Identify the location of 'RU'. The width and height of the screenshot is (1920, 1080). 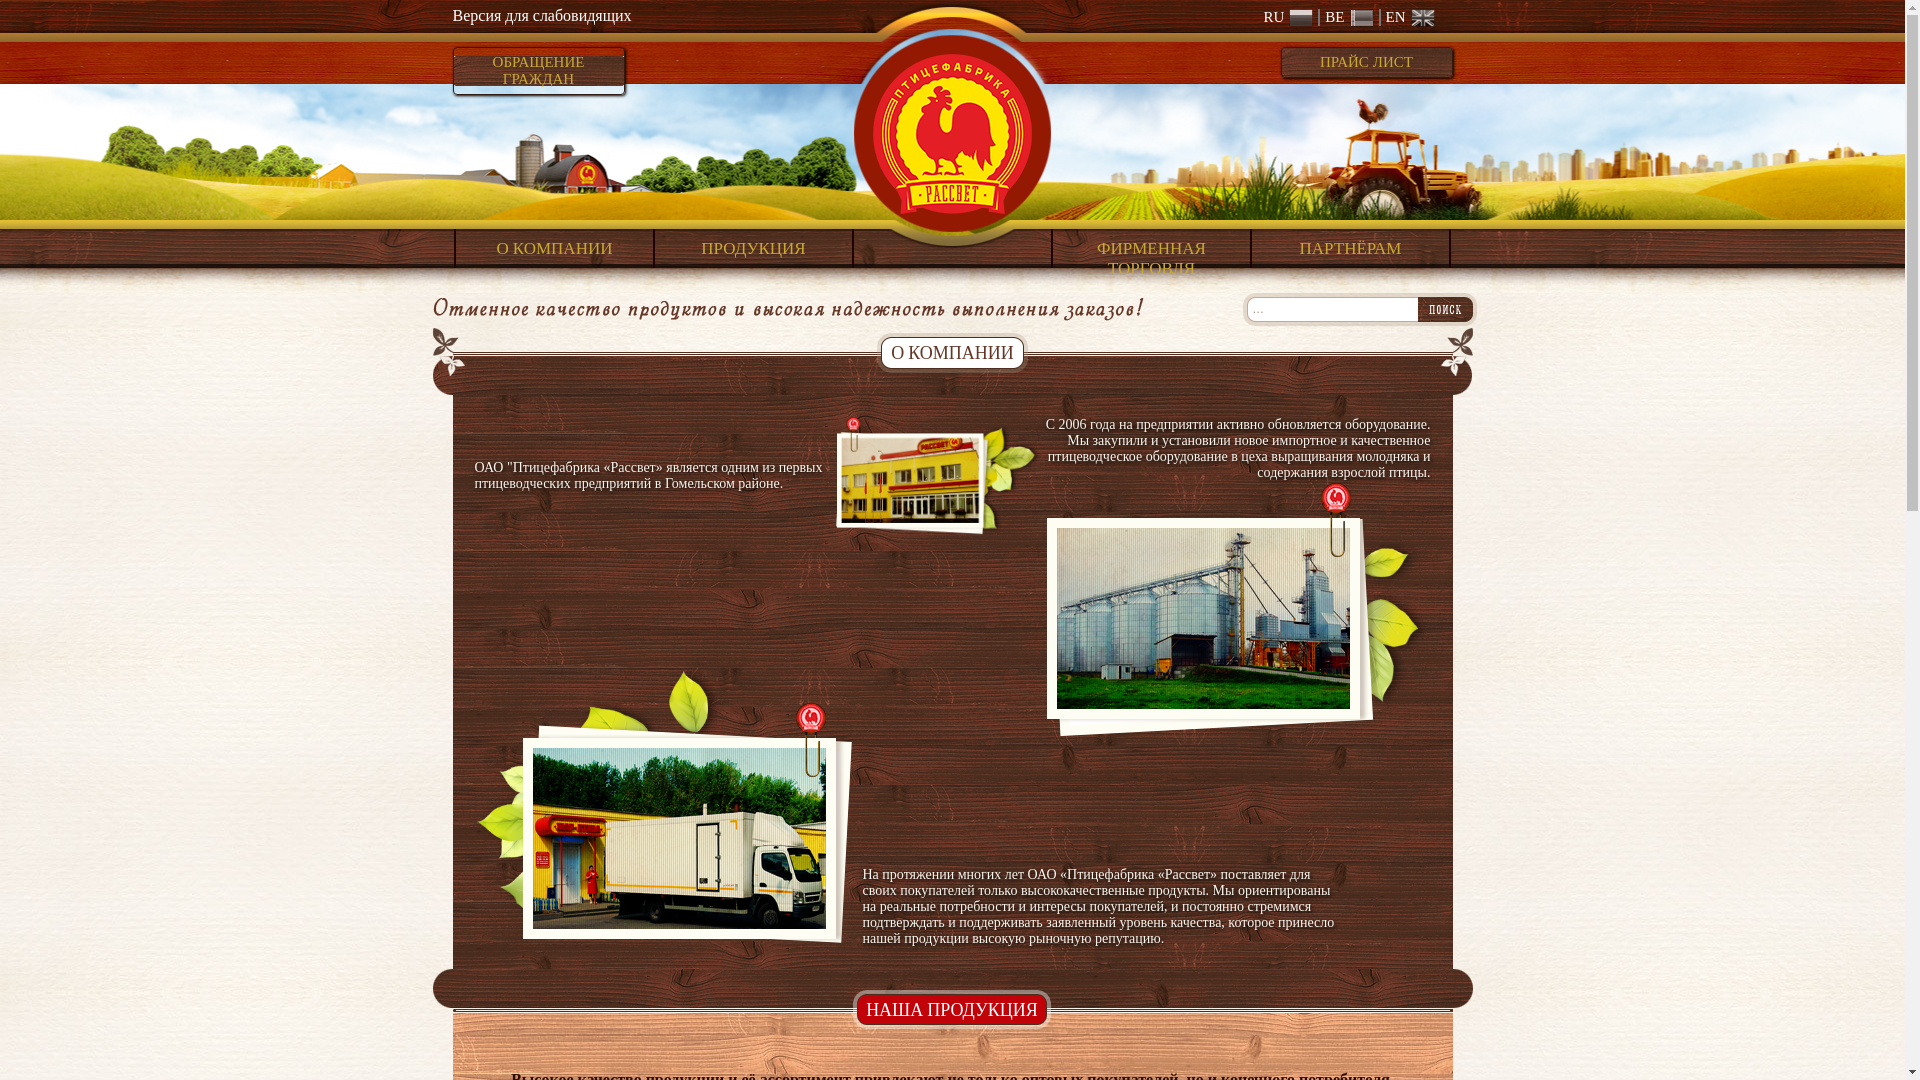
(1287, 17).